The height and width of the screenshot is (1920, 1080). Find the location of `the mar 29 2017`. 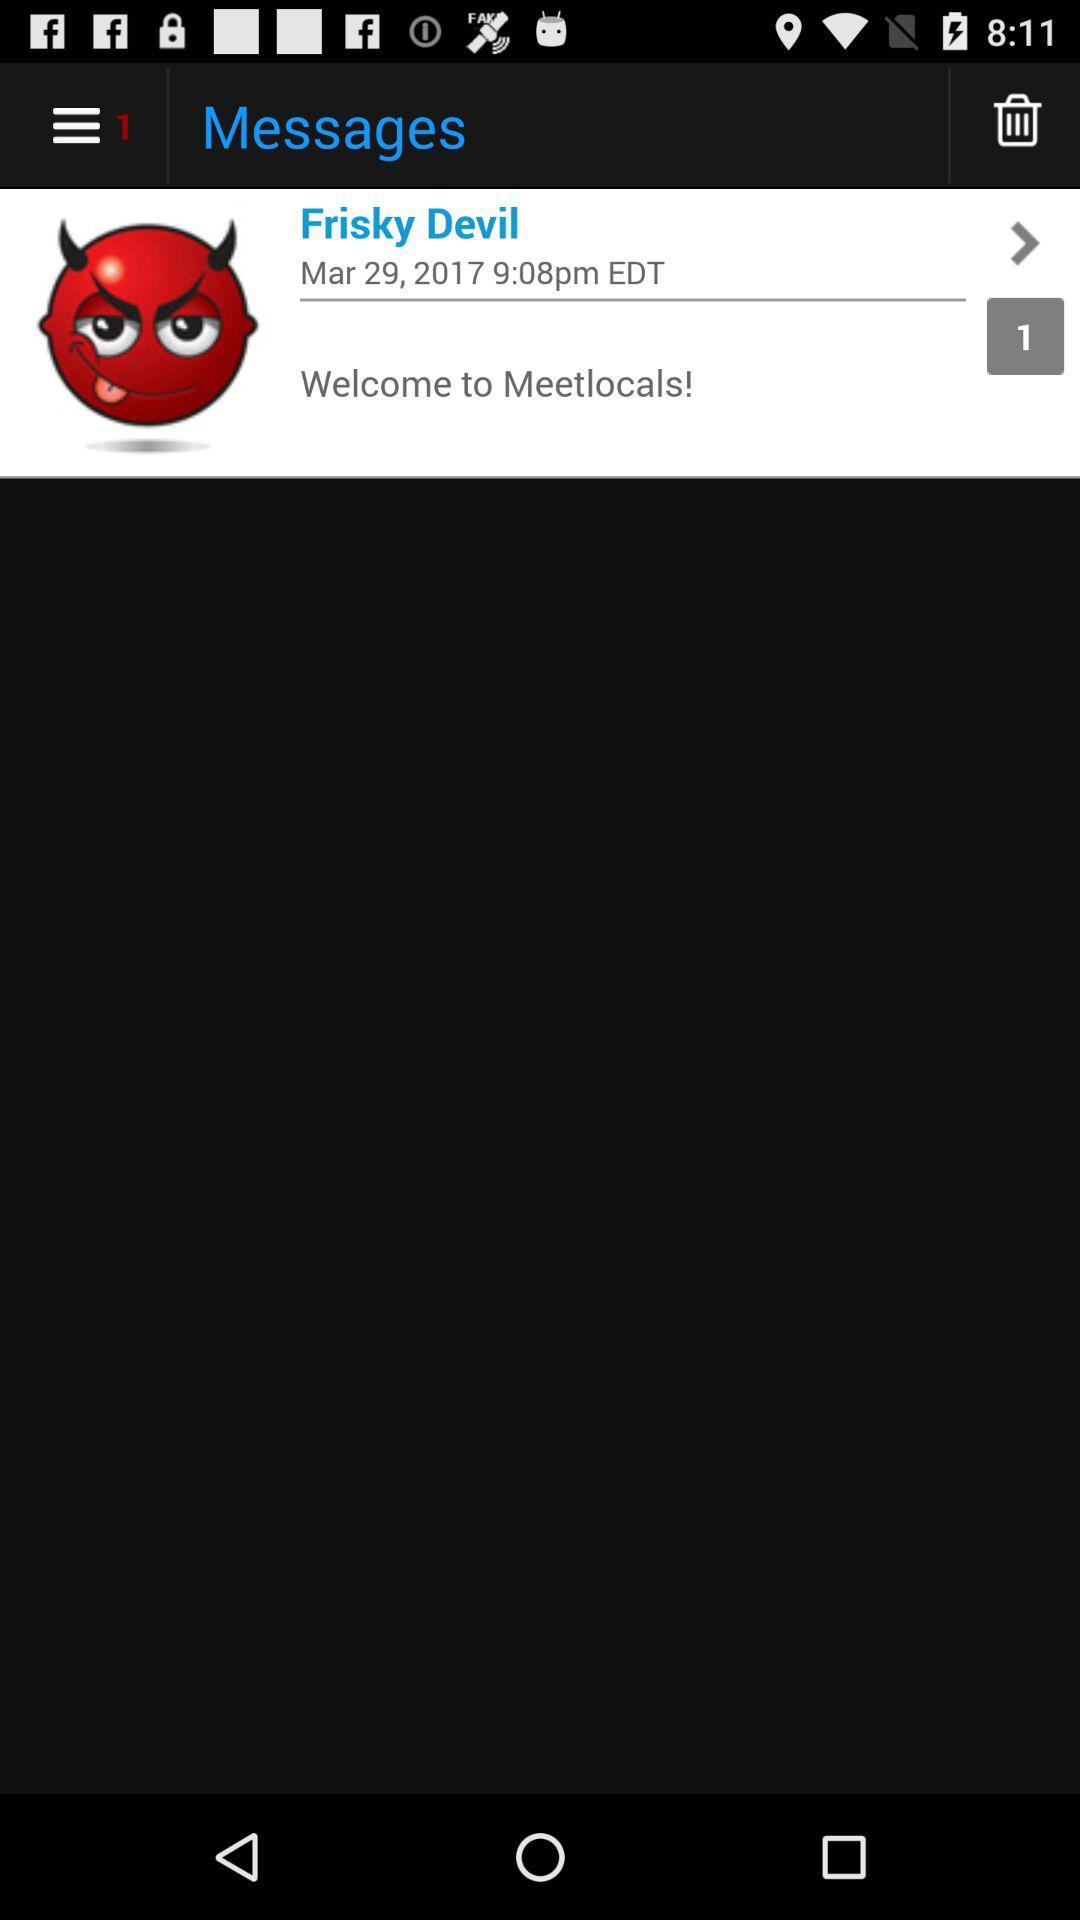

the mar 29 2017 is located at coordinates (632, 270).